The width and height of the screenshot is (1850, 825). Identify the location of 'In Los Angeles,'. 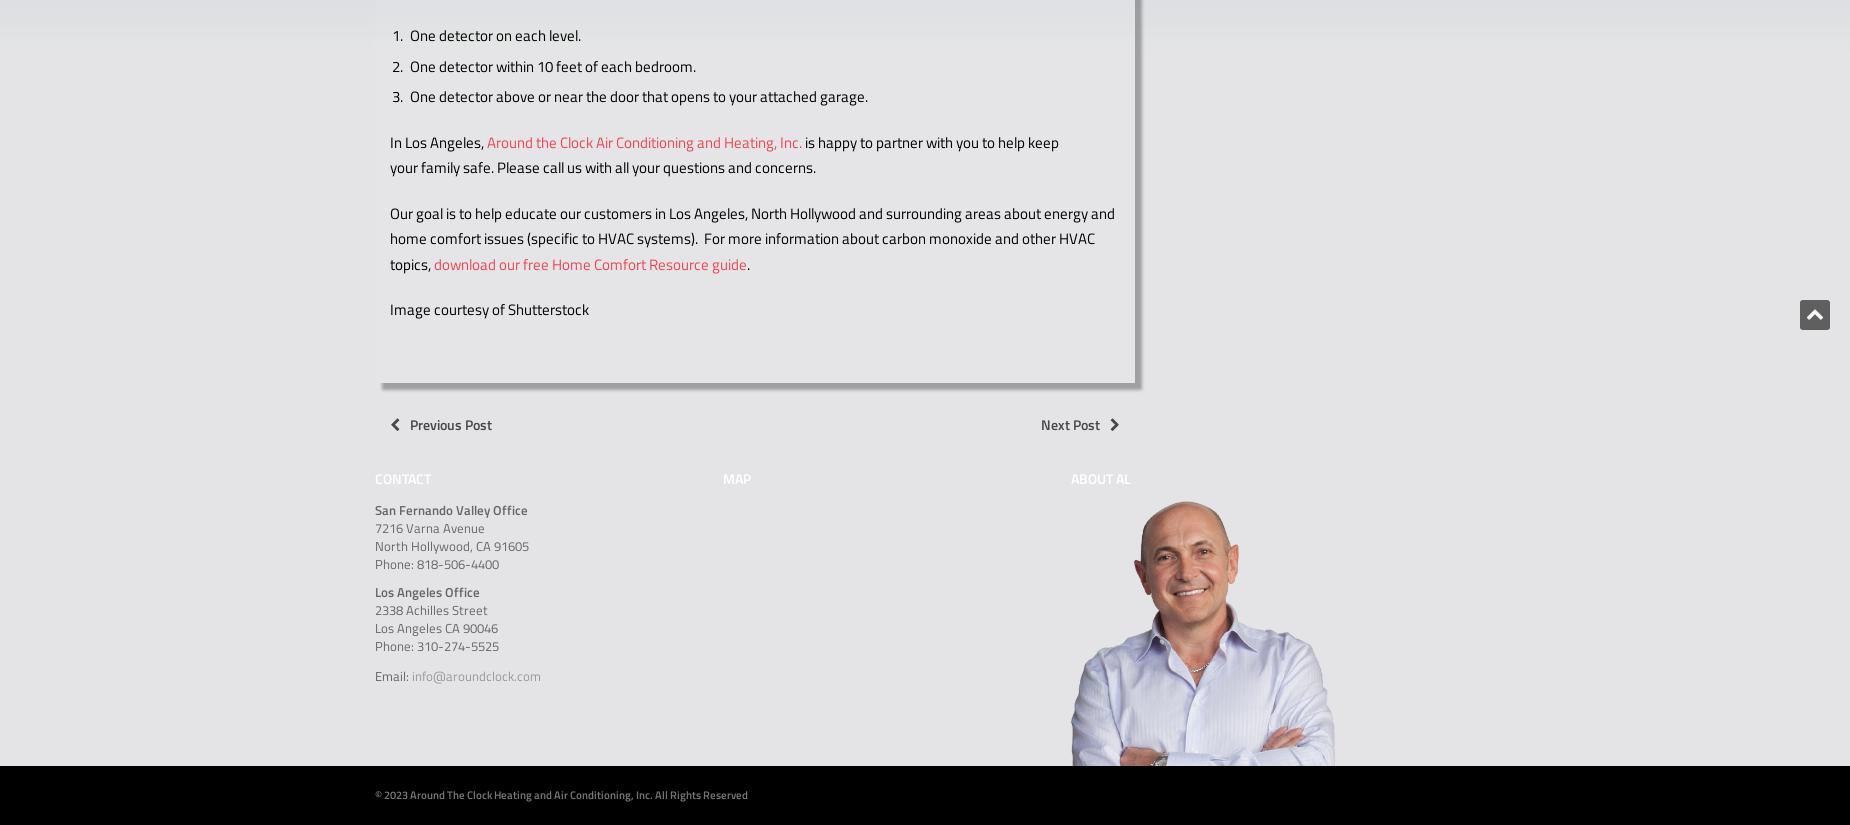
(437, 140).